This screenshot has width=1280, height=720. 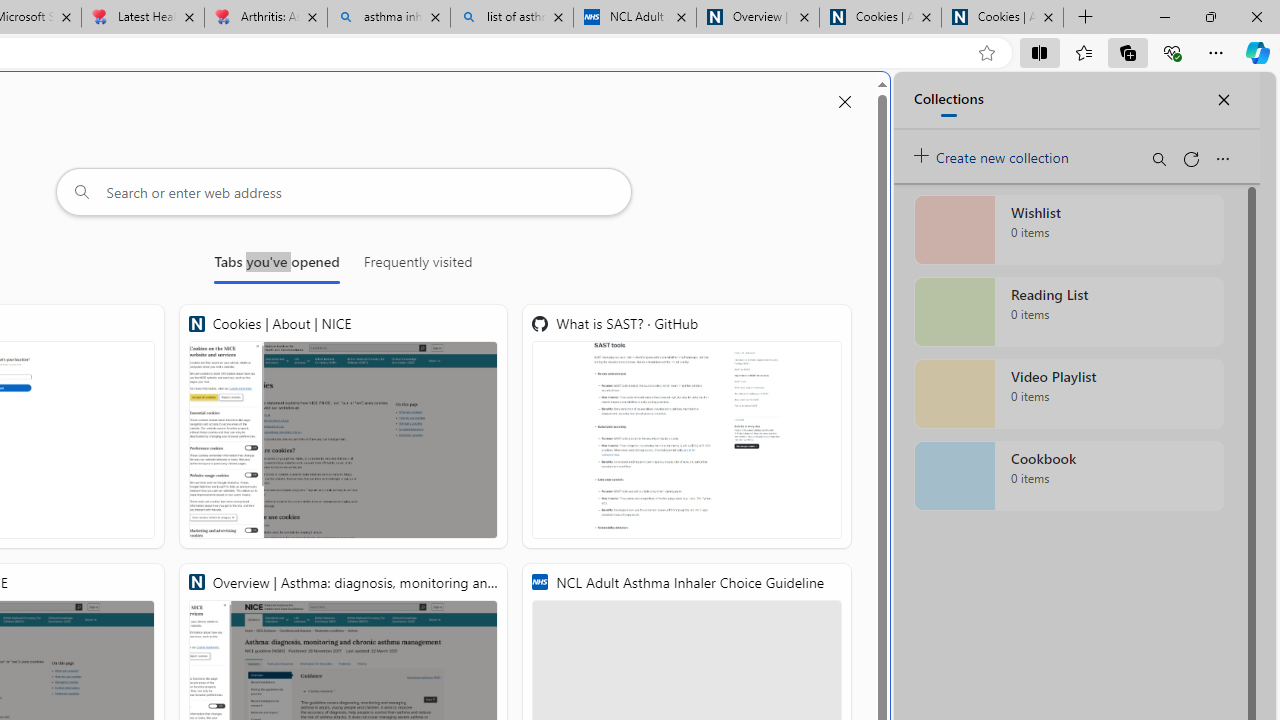 What do you see at coordinates (343, 191) in the screenshot?
I see `'Search or enter web address'` at bounding box center [343, 191].